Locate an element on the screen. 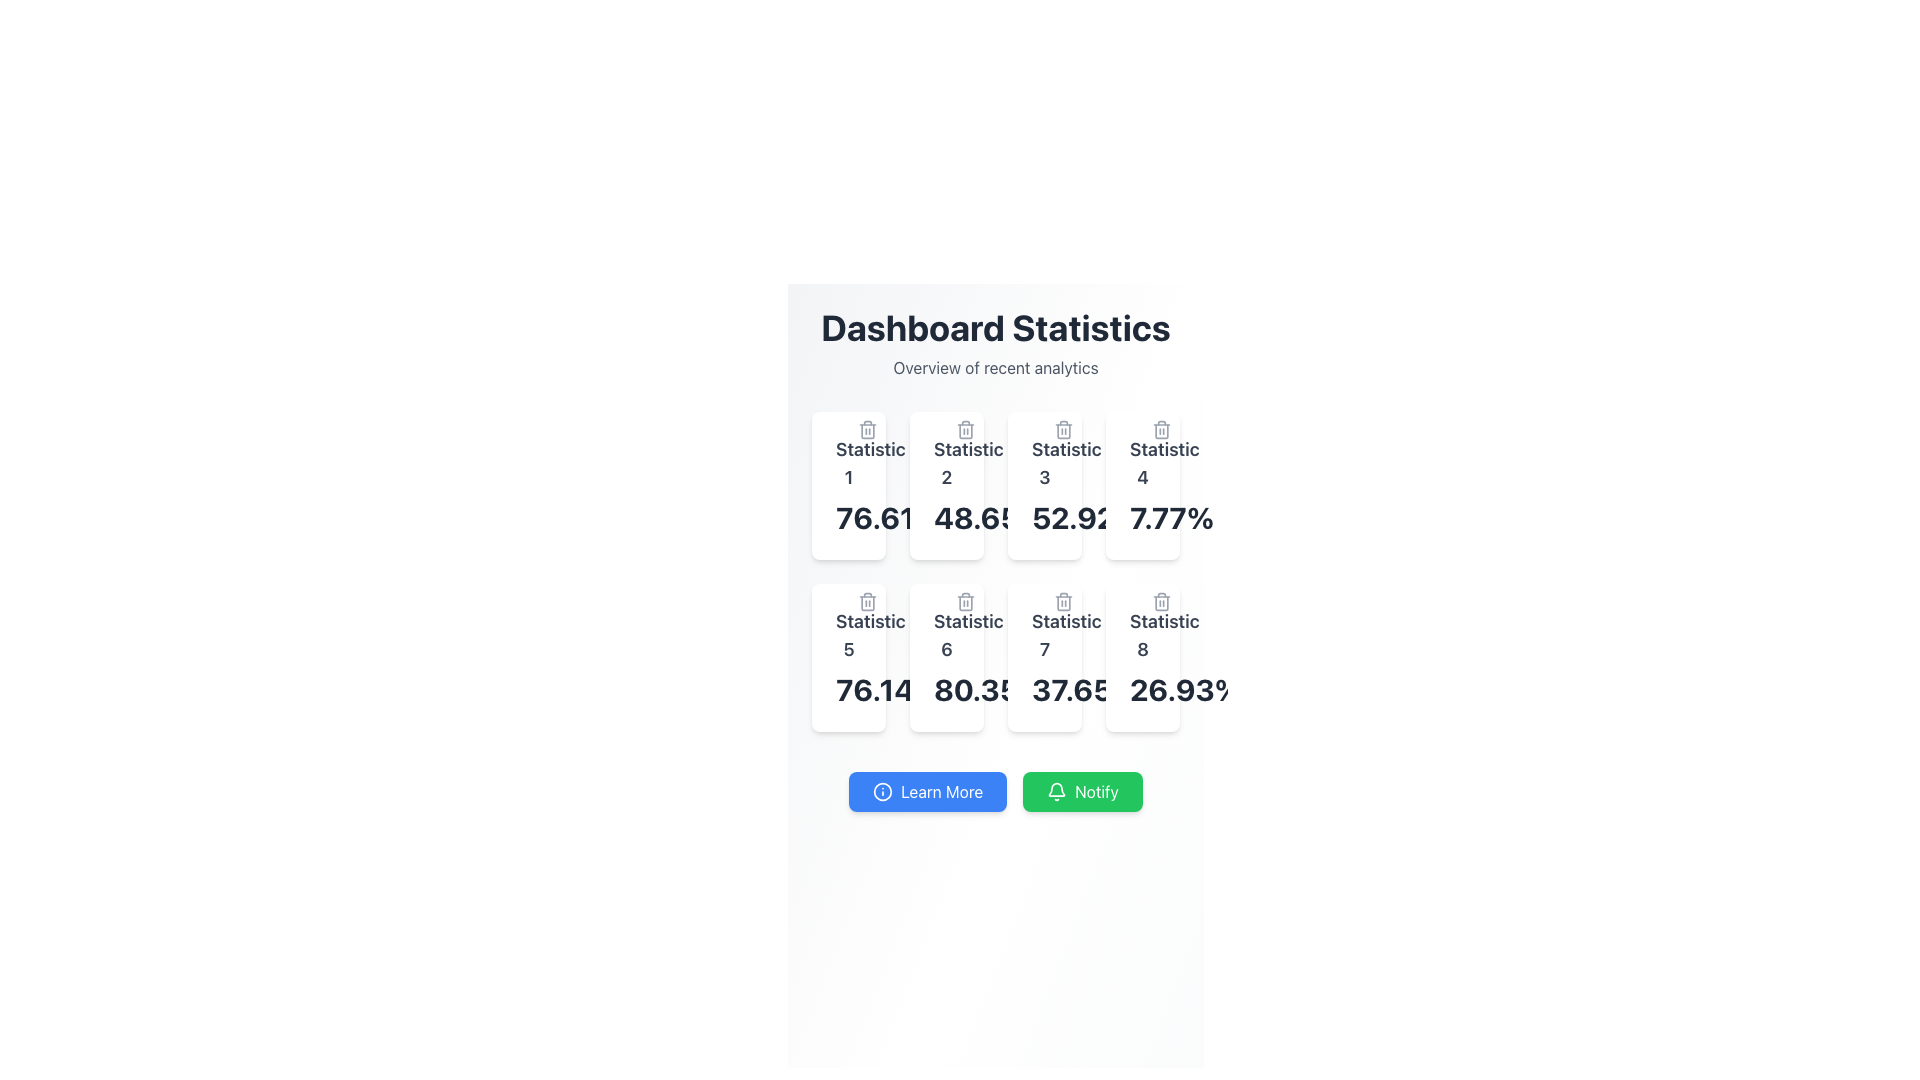 This screenshot has height=1080, width=1920. the trash icon located in the top-right corner of the card for 'Statistic 4' is located at coordinates (1161, 428).